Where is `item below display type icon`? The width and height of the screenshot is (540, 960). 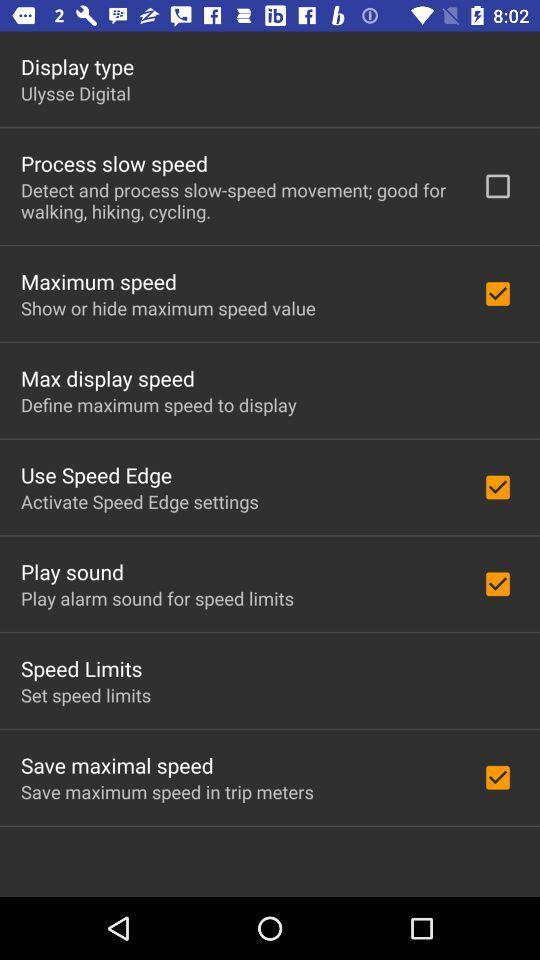
item below display type icon is located at coordinates (74, 93).